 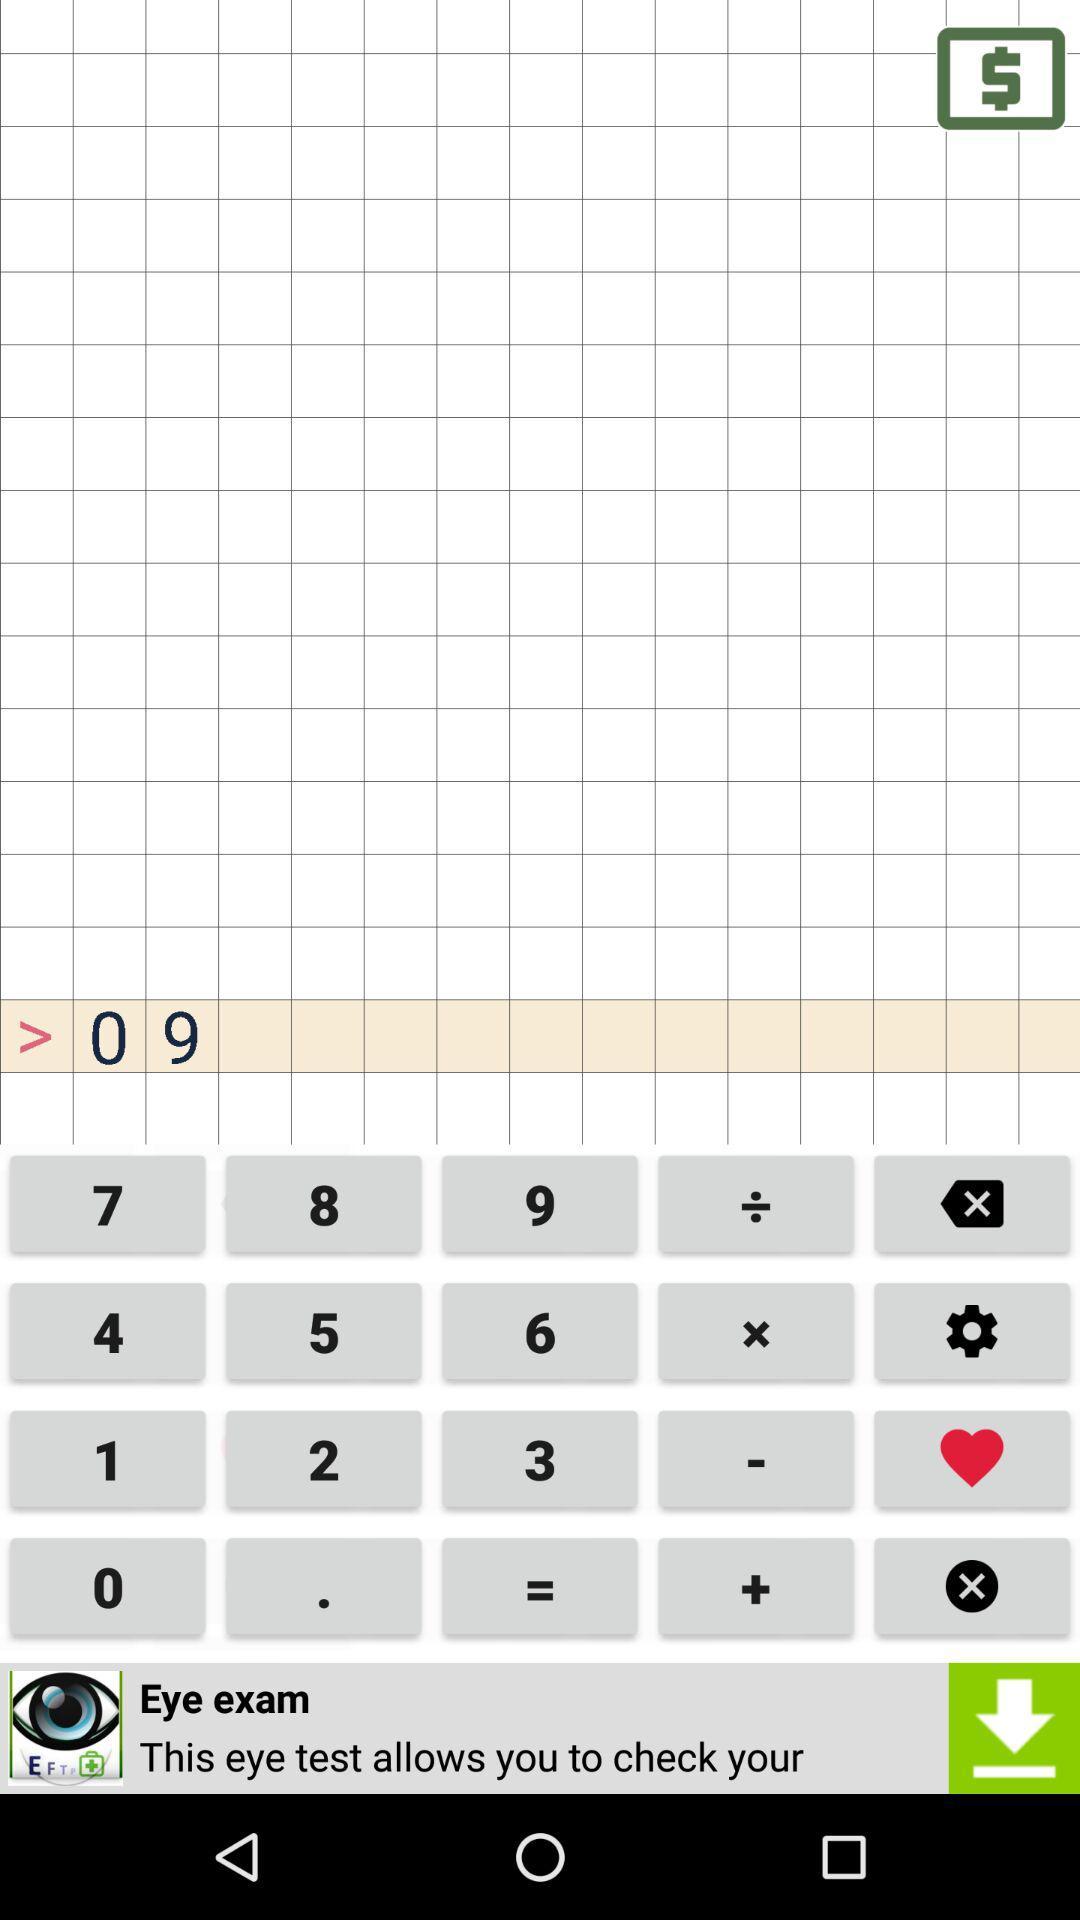 What do you see at coordinates (971, 1585) in the screenshot?
I see `button` at bounding box center [971, 1585].